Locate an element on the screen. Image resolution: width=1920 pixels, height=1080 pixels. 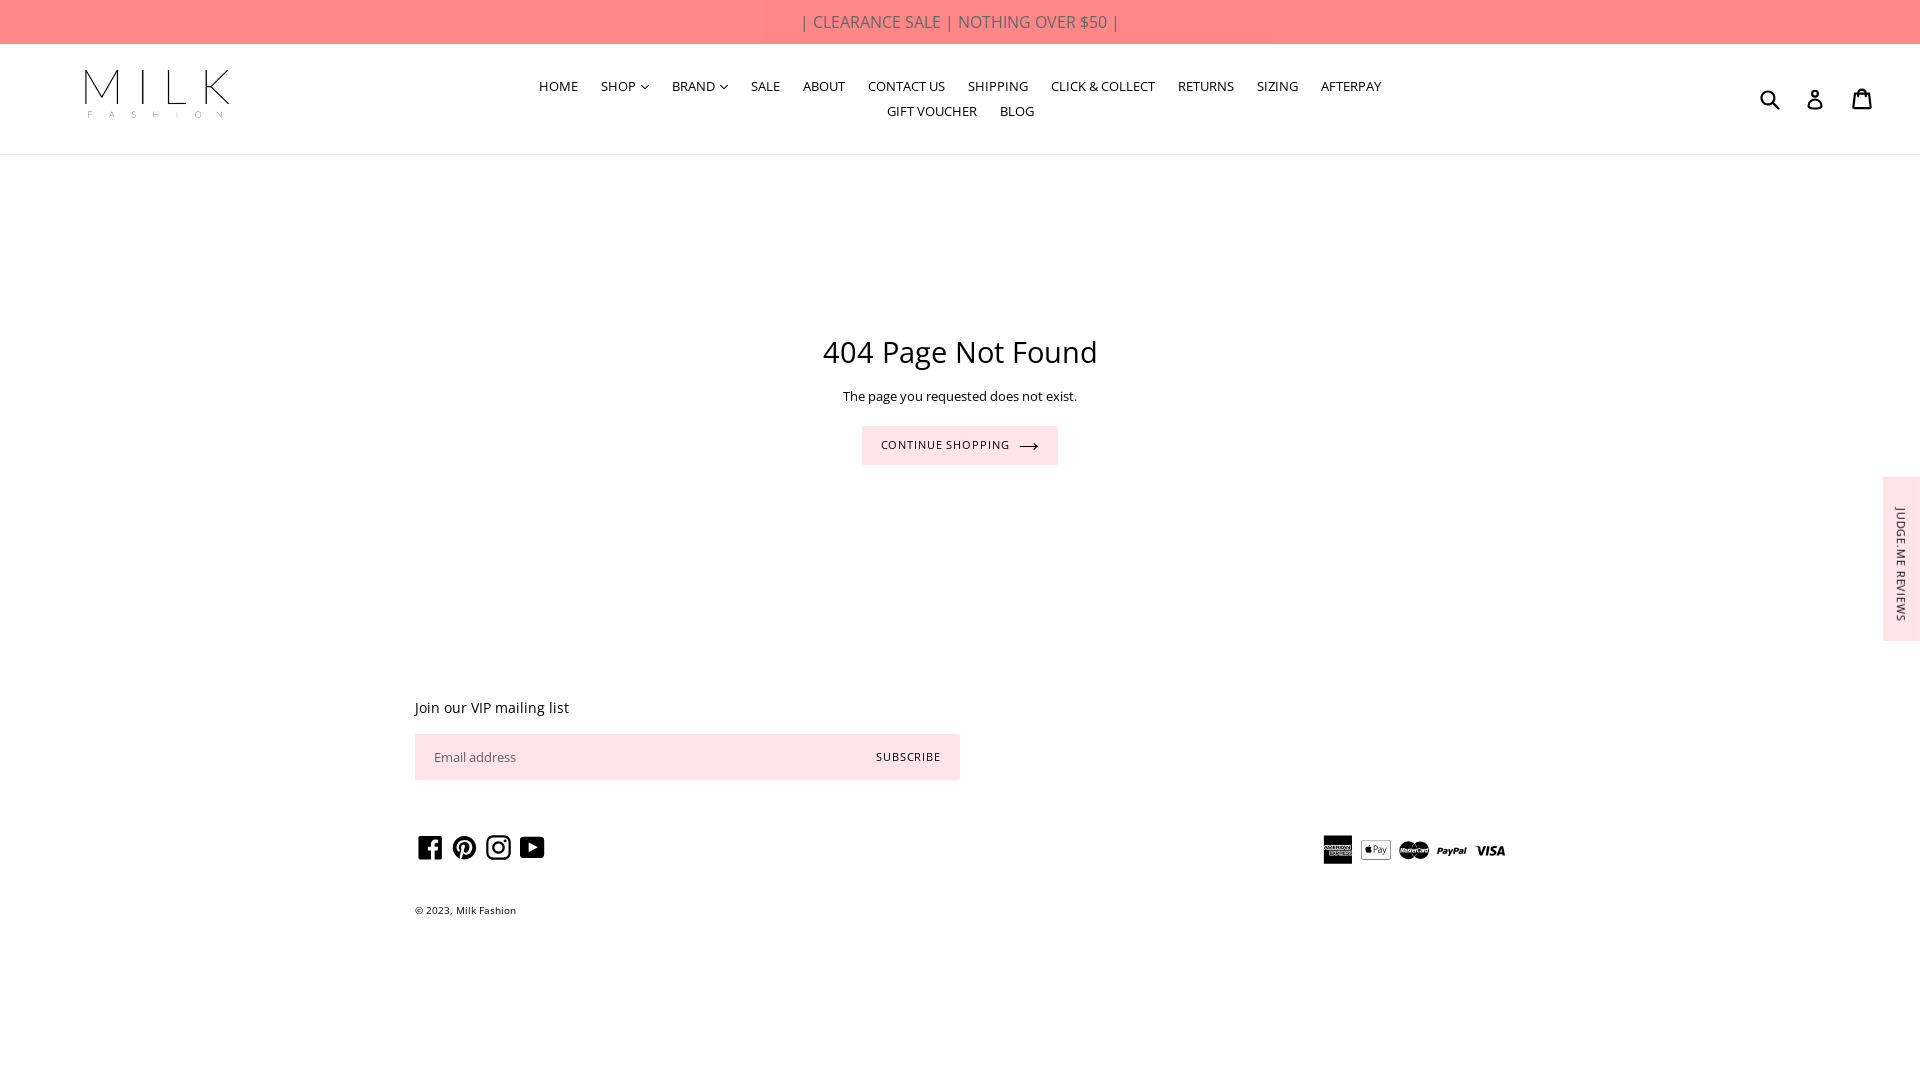
'Submit' is located at coordinates (1769, 99).